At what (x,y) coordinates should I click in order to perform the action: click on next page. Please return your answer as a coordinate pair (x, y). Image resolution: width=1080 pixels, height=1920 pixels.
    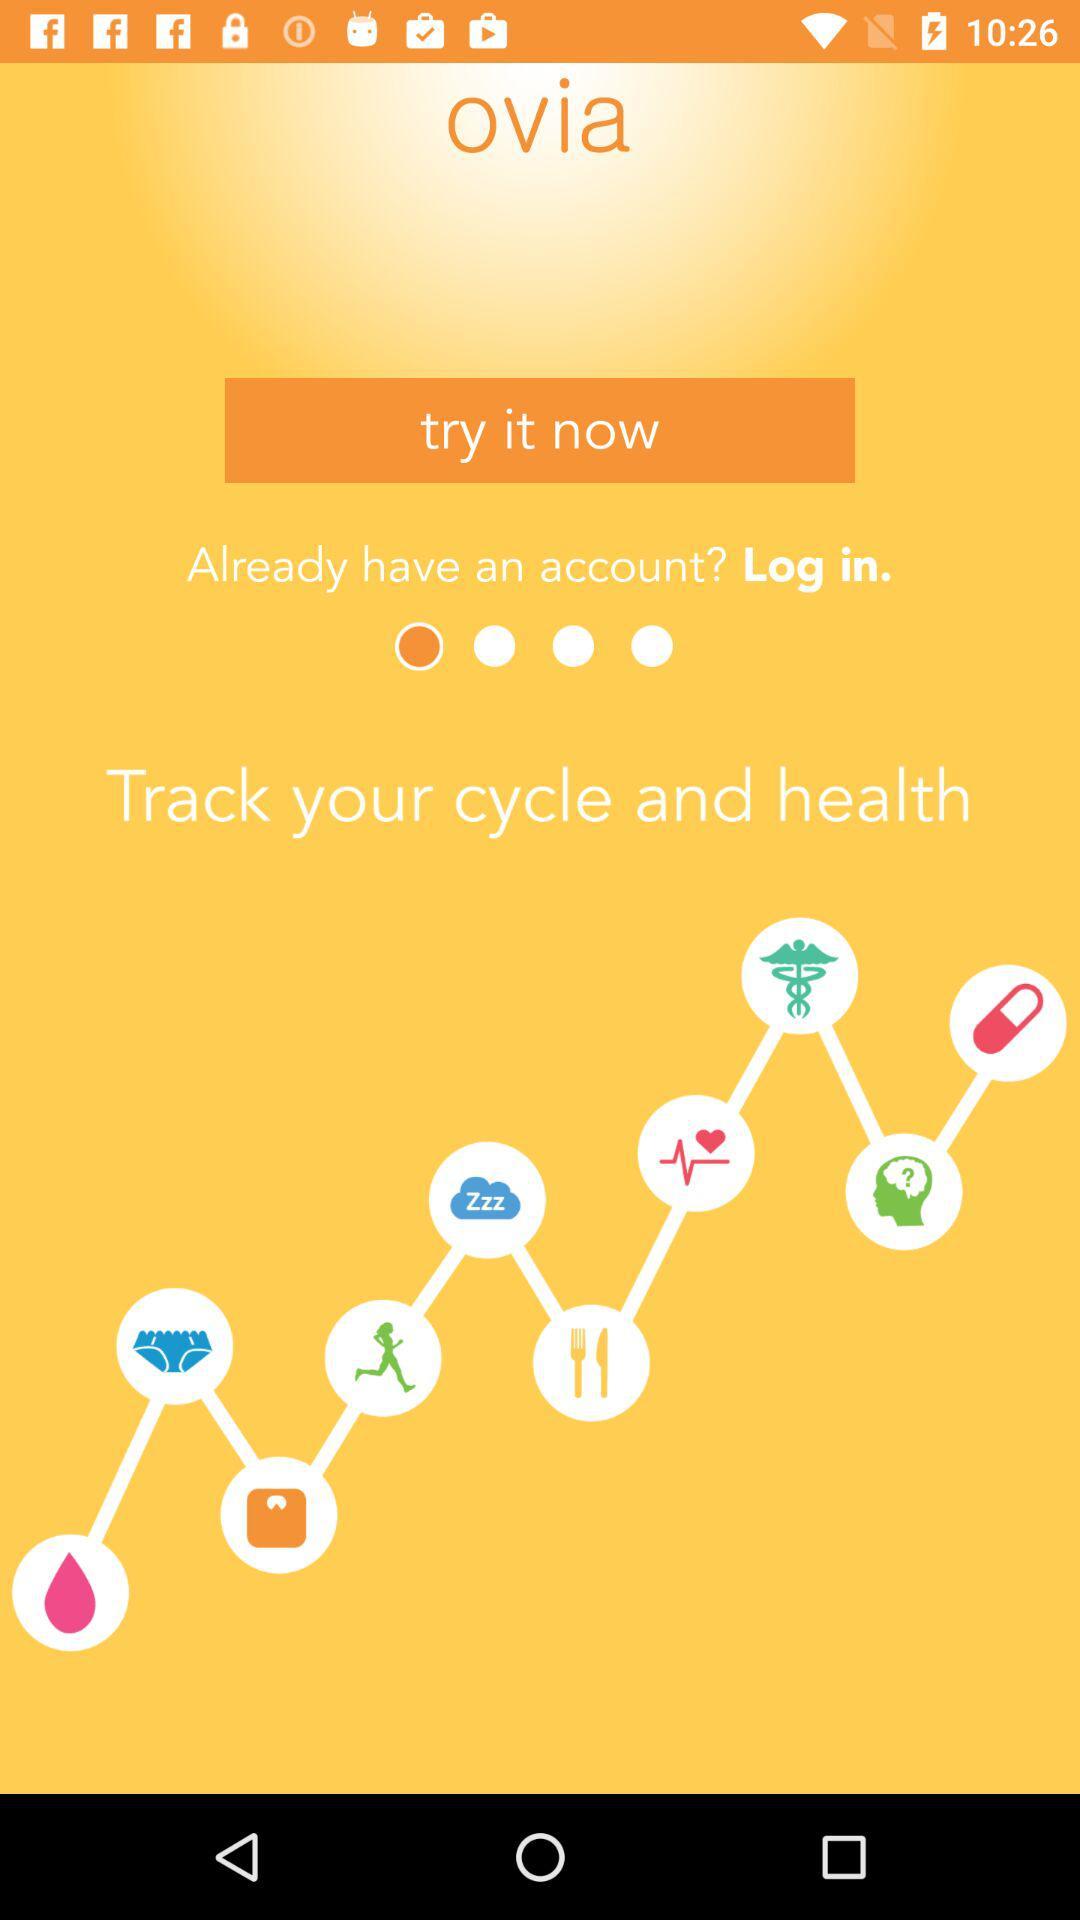
    Looking at the image, I should click on (499, 646).